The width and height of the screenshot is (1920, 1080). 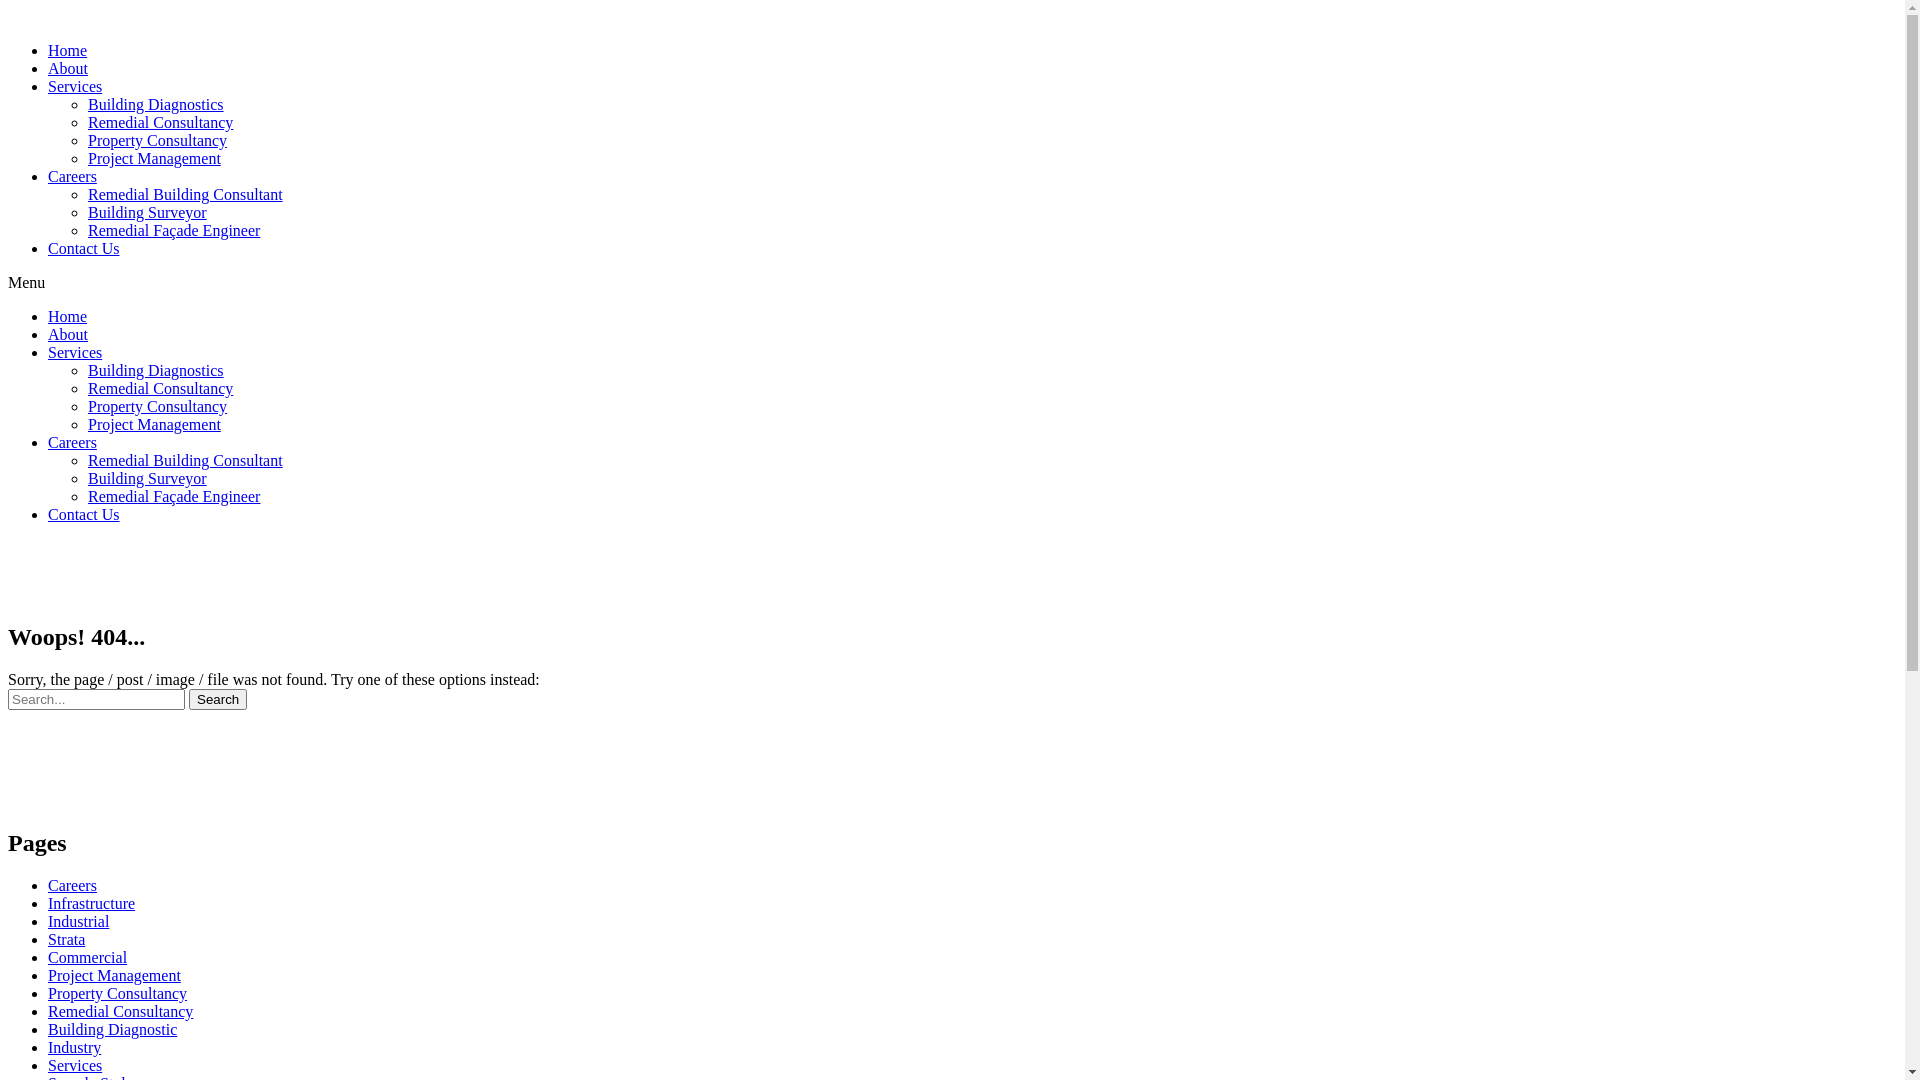 I want to click on 'About', so click(x=67, y=67).